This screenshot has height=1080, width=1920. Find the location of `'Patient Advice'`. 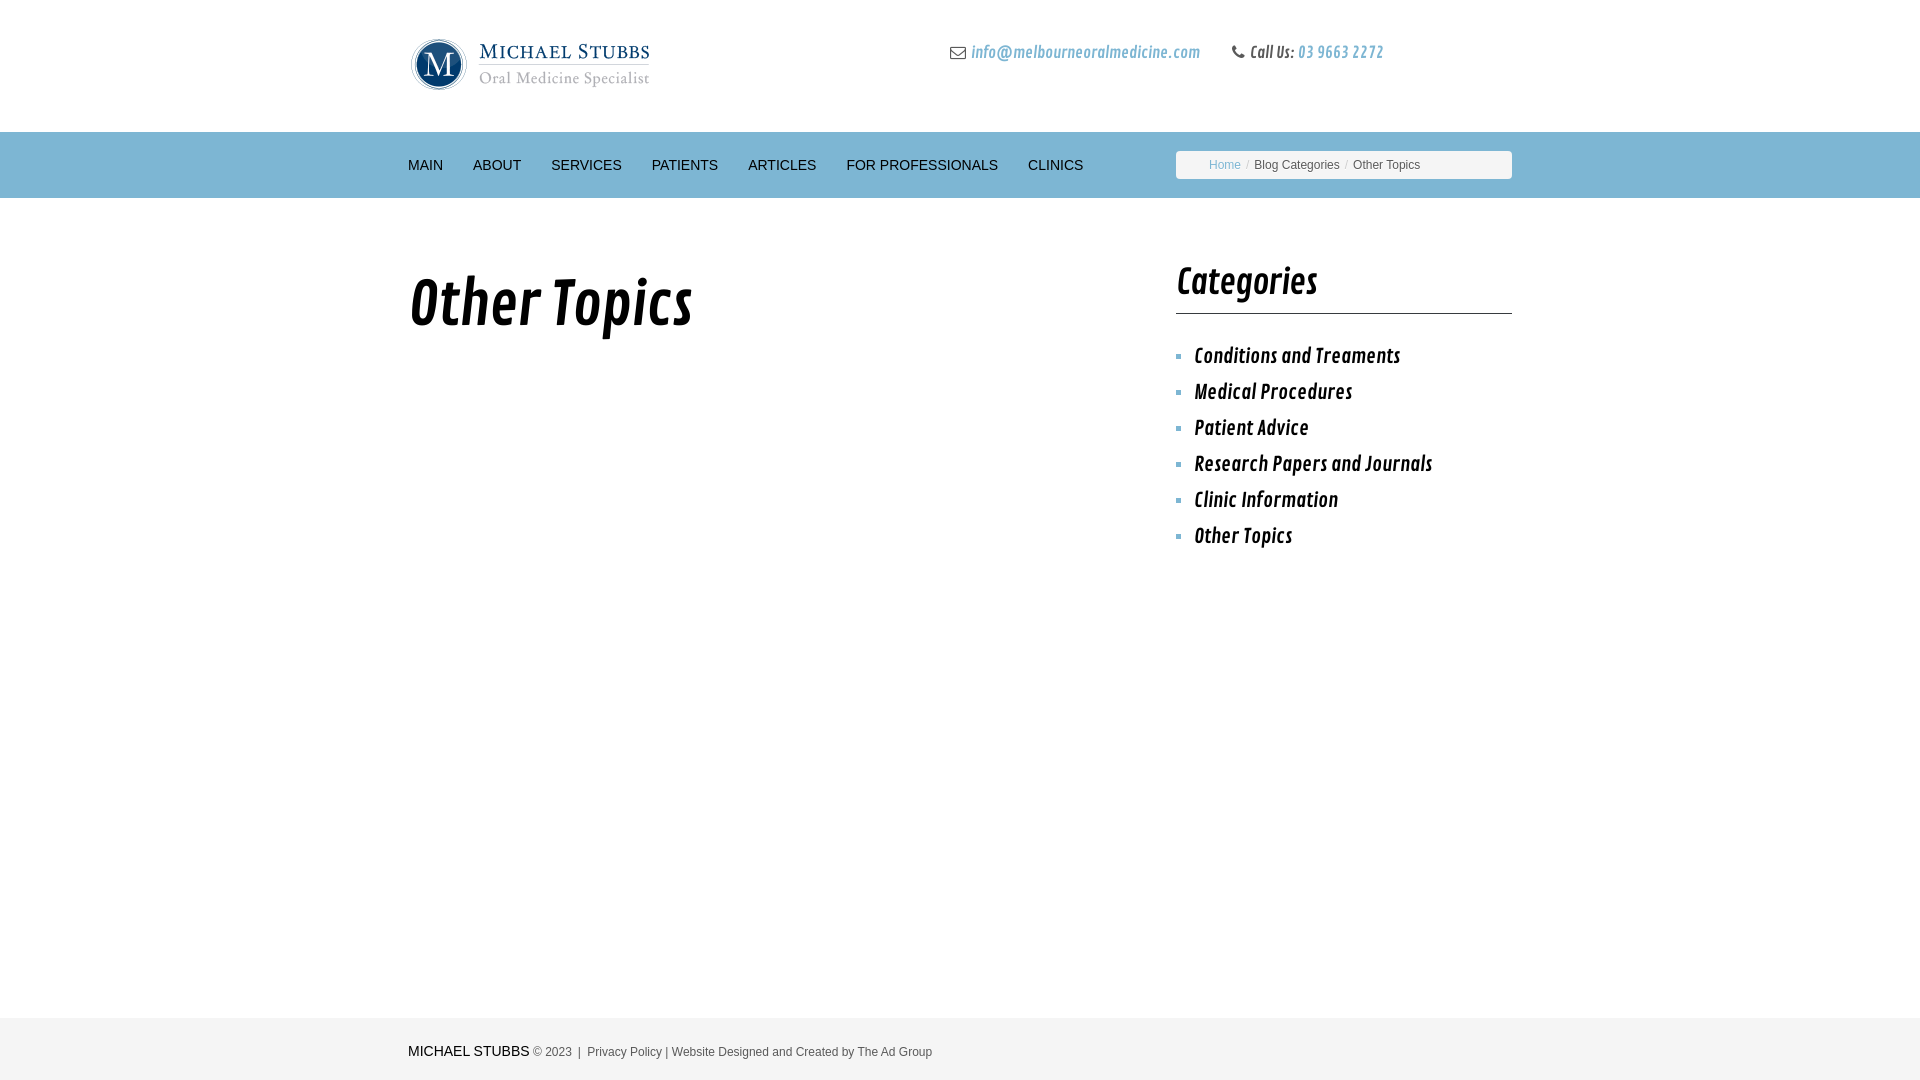

'Patient Advice' is located at coordinates (1250, 427).